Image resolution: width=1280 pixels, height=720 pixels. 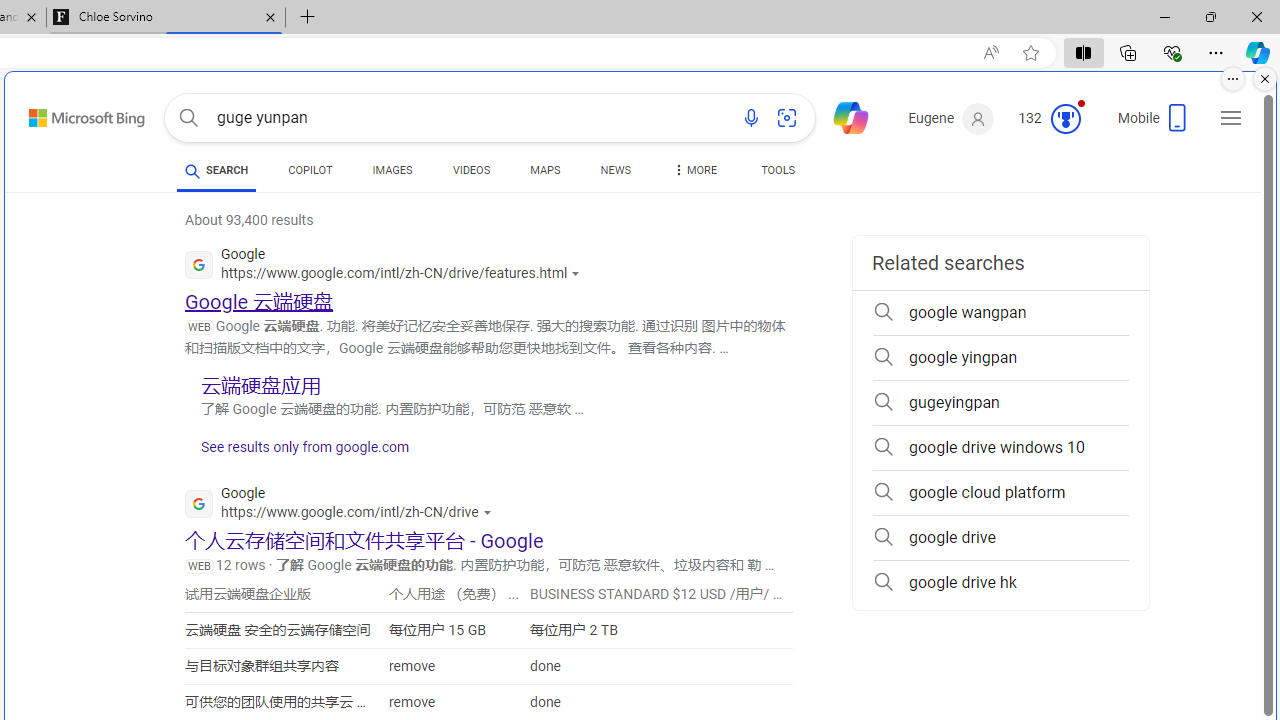 What do you see at coordinates (1031, 52) in the screenshot?
I see `'Add this page to favorites (Ctrl+D)'` at bounding box center [1031, 52].